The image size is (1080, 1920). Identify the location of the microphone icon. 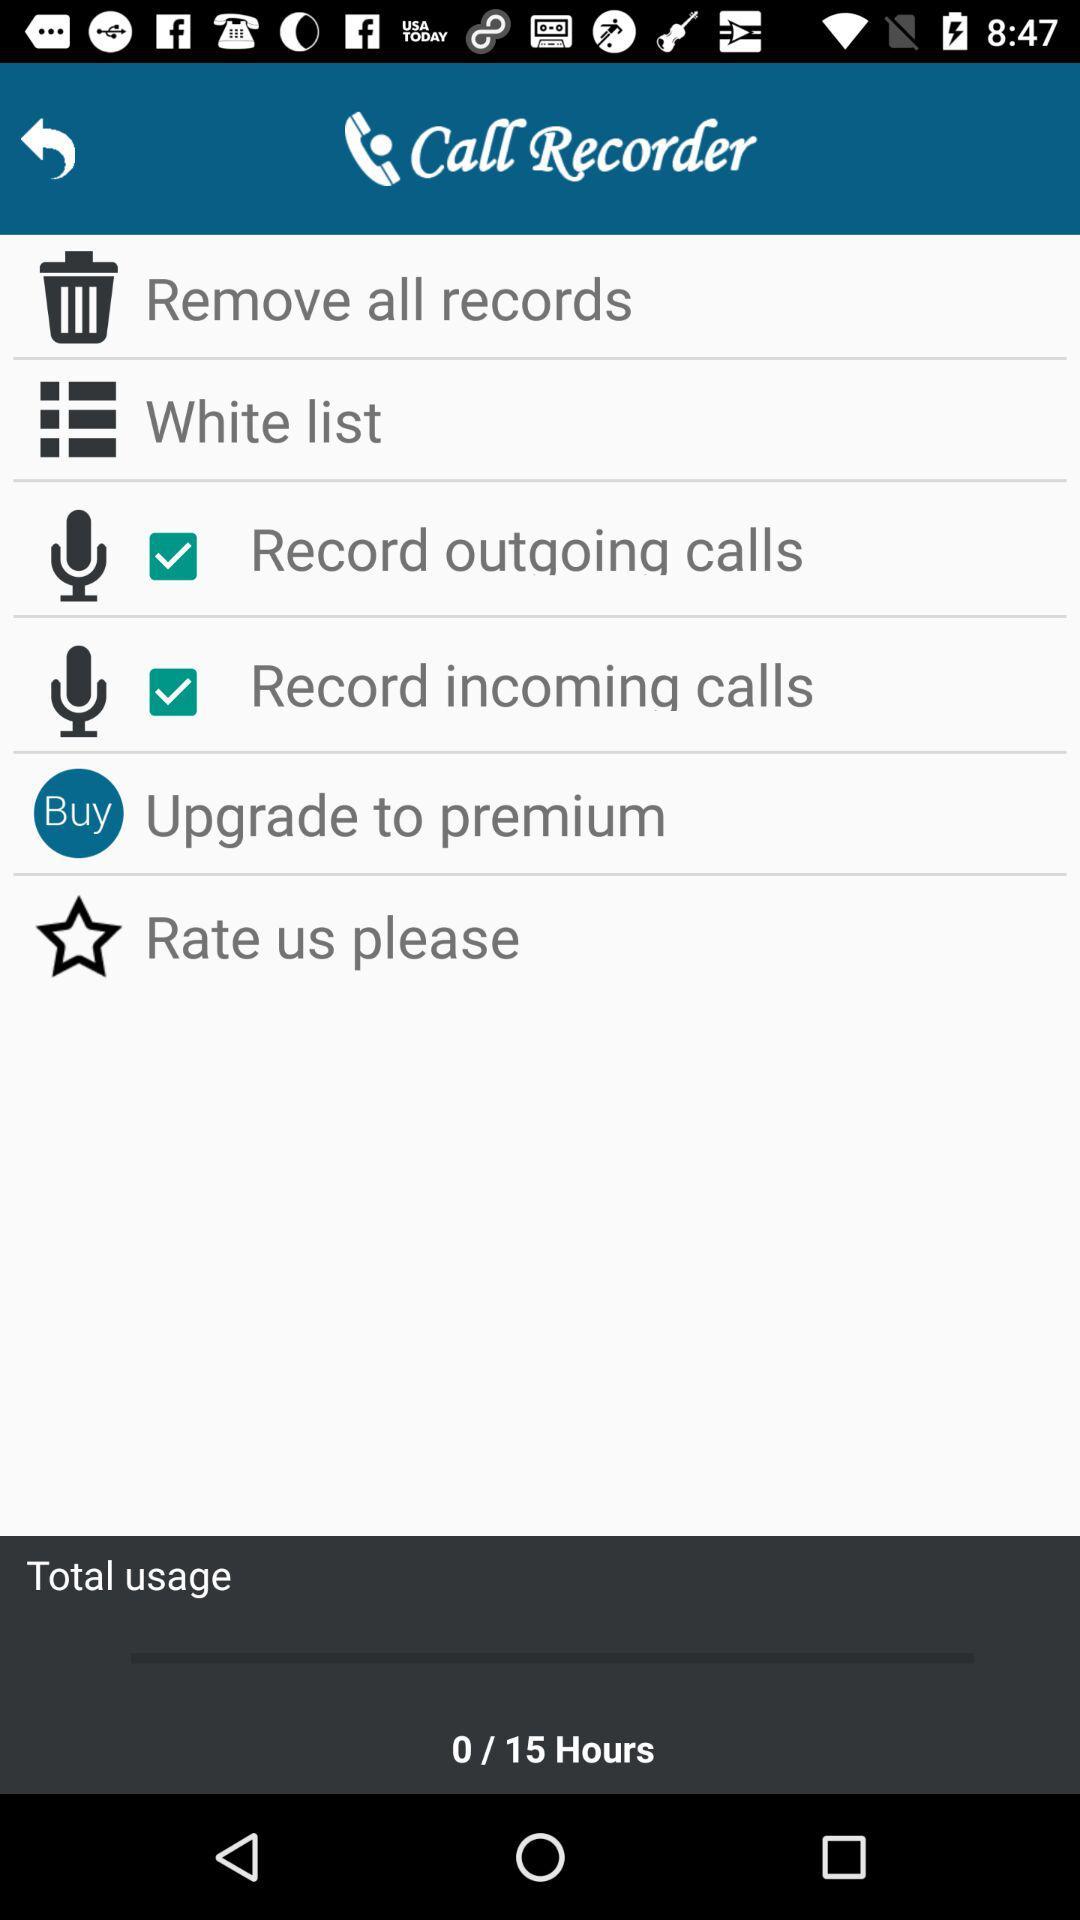
(77, 691).